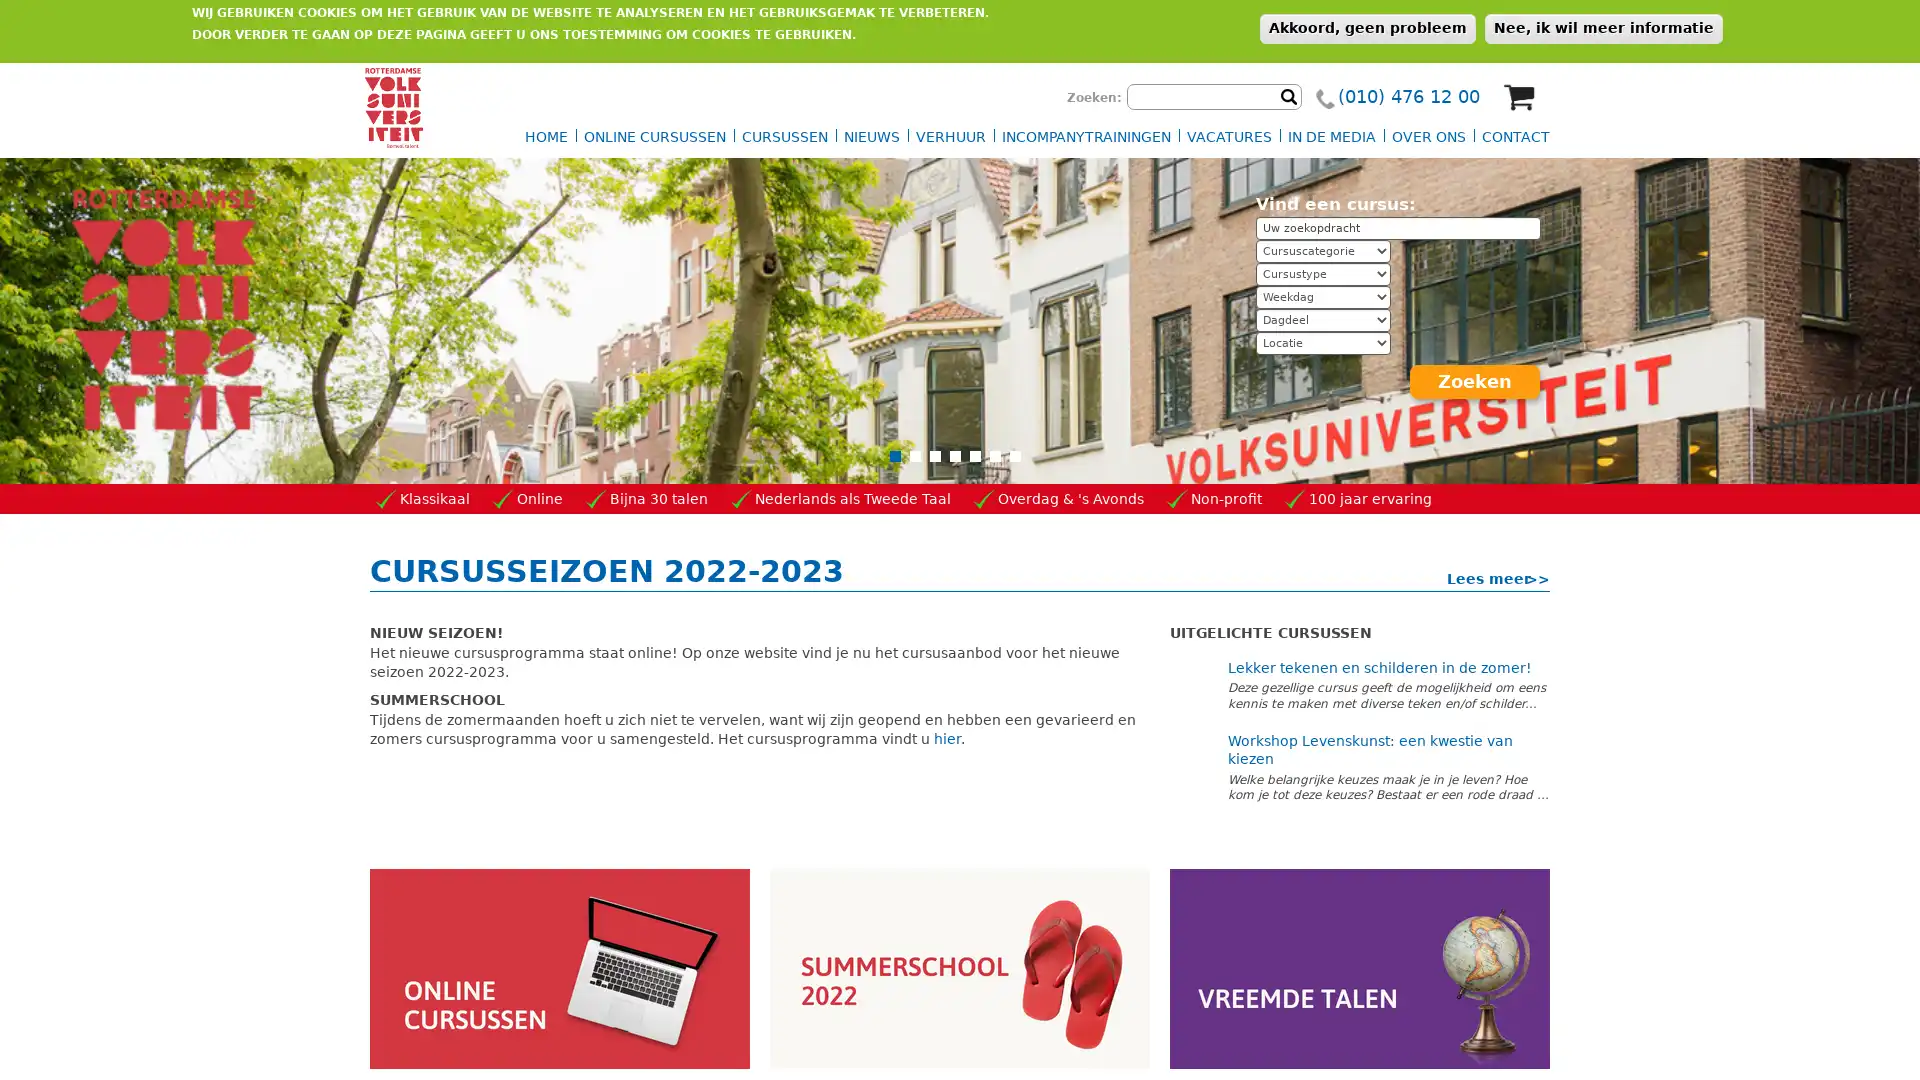 This screenshot has width=1920, height=1080. What do you see at coordinates (1367, 28) in the screenshot?
I see `Akkoord, geen probleem` at bounding box center [1367, 28].